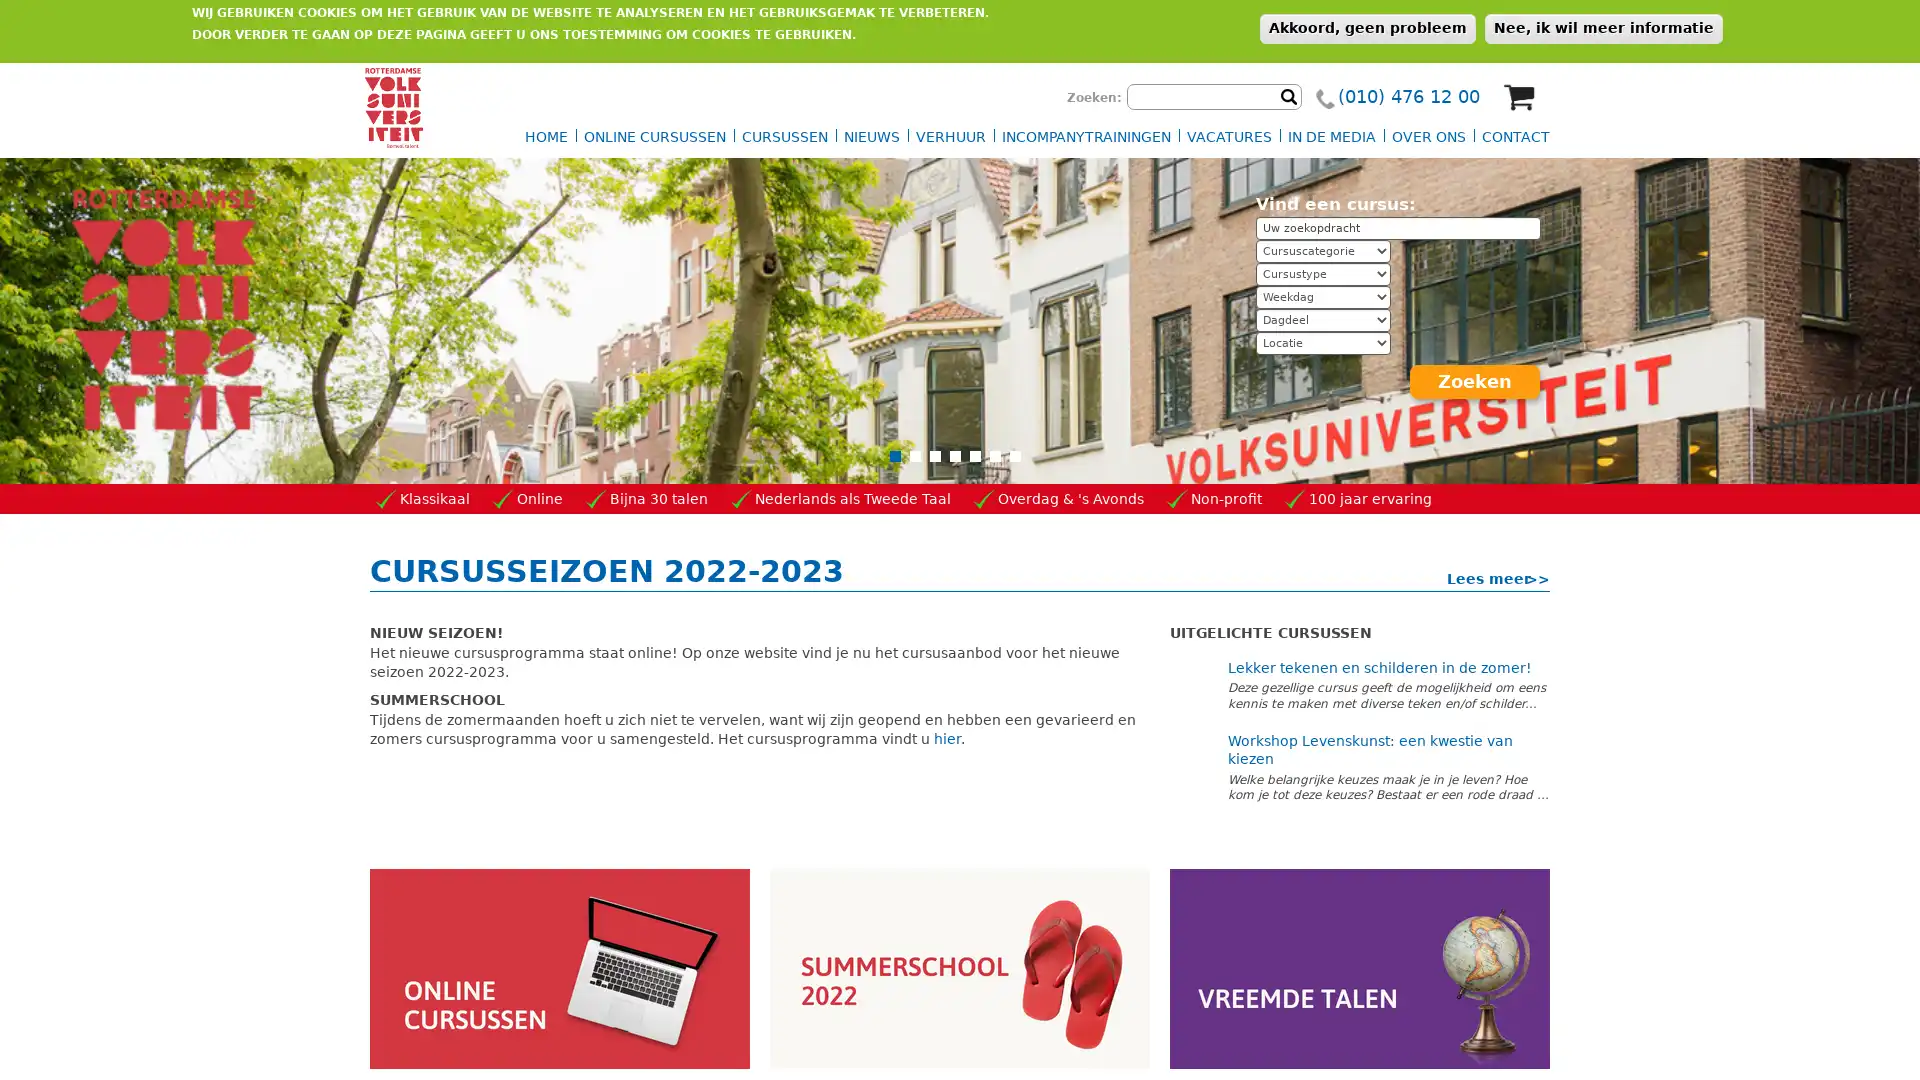 This screenshot has width=1920, height=1080. What do you see at coordinates (1367, 28) in the screenshot?
I see `Akkoord, geen probleem` at bounding box center [1367, 28].